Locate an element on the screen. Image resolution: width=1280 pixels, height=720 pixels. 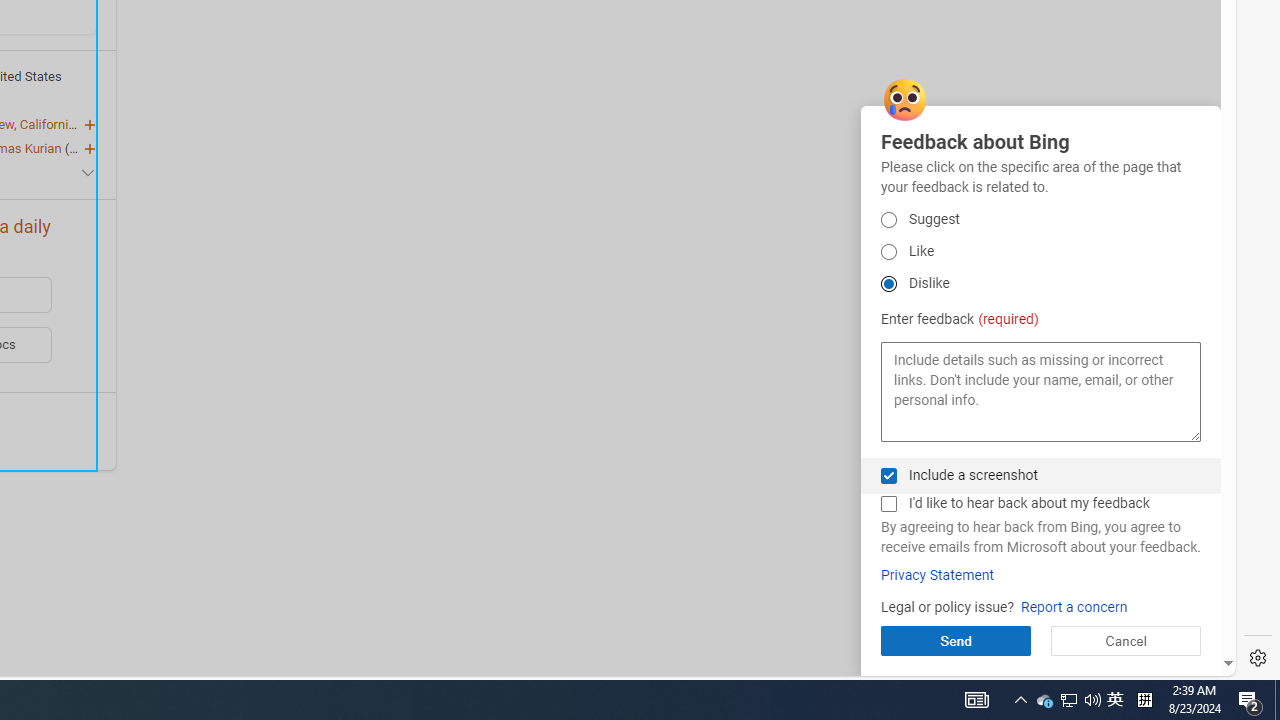
'Cancel' is located at coordinates (1125, 640).